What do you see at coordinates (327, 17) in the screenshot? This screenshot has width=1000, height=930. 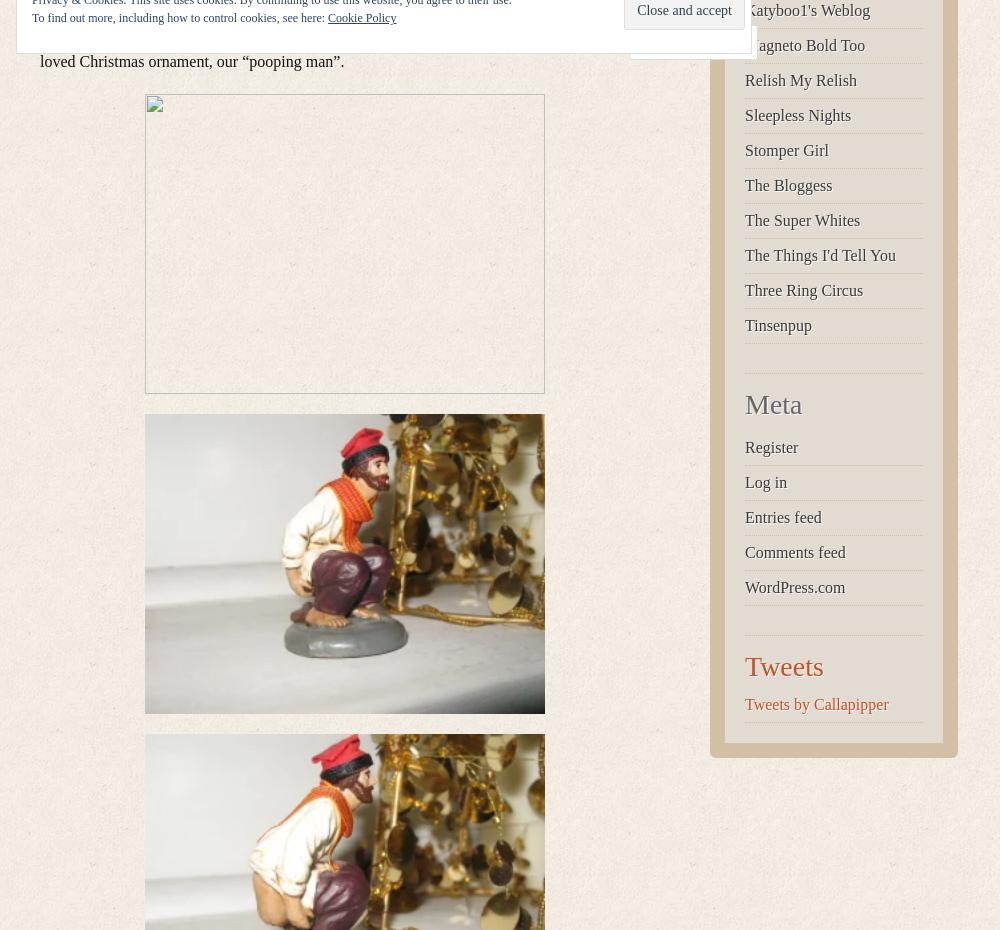 I see `'Cookie Policy'` at bounding box center [327, 17].